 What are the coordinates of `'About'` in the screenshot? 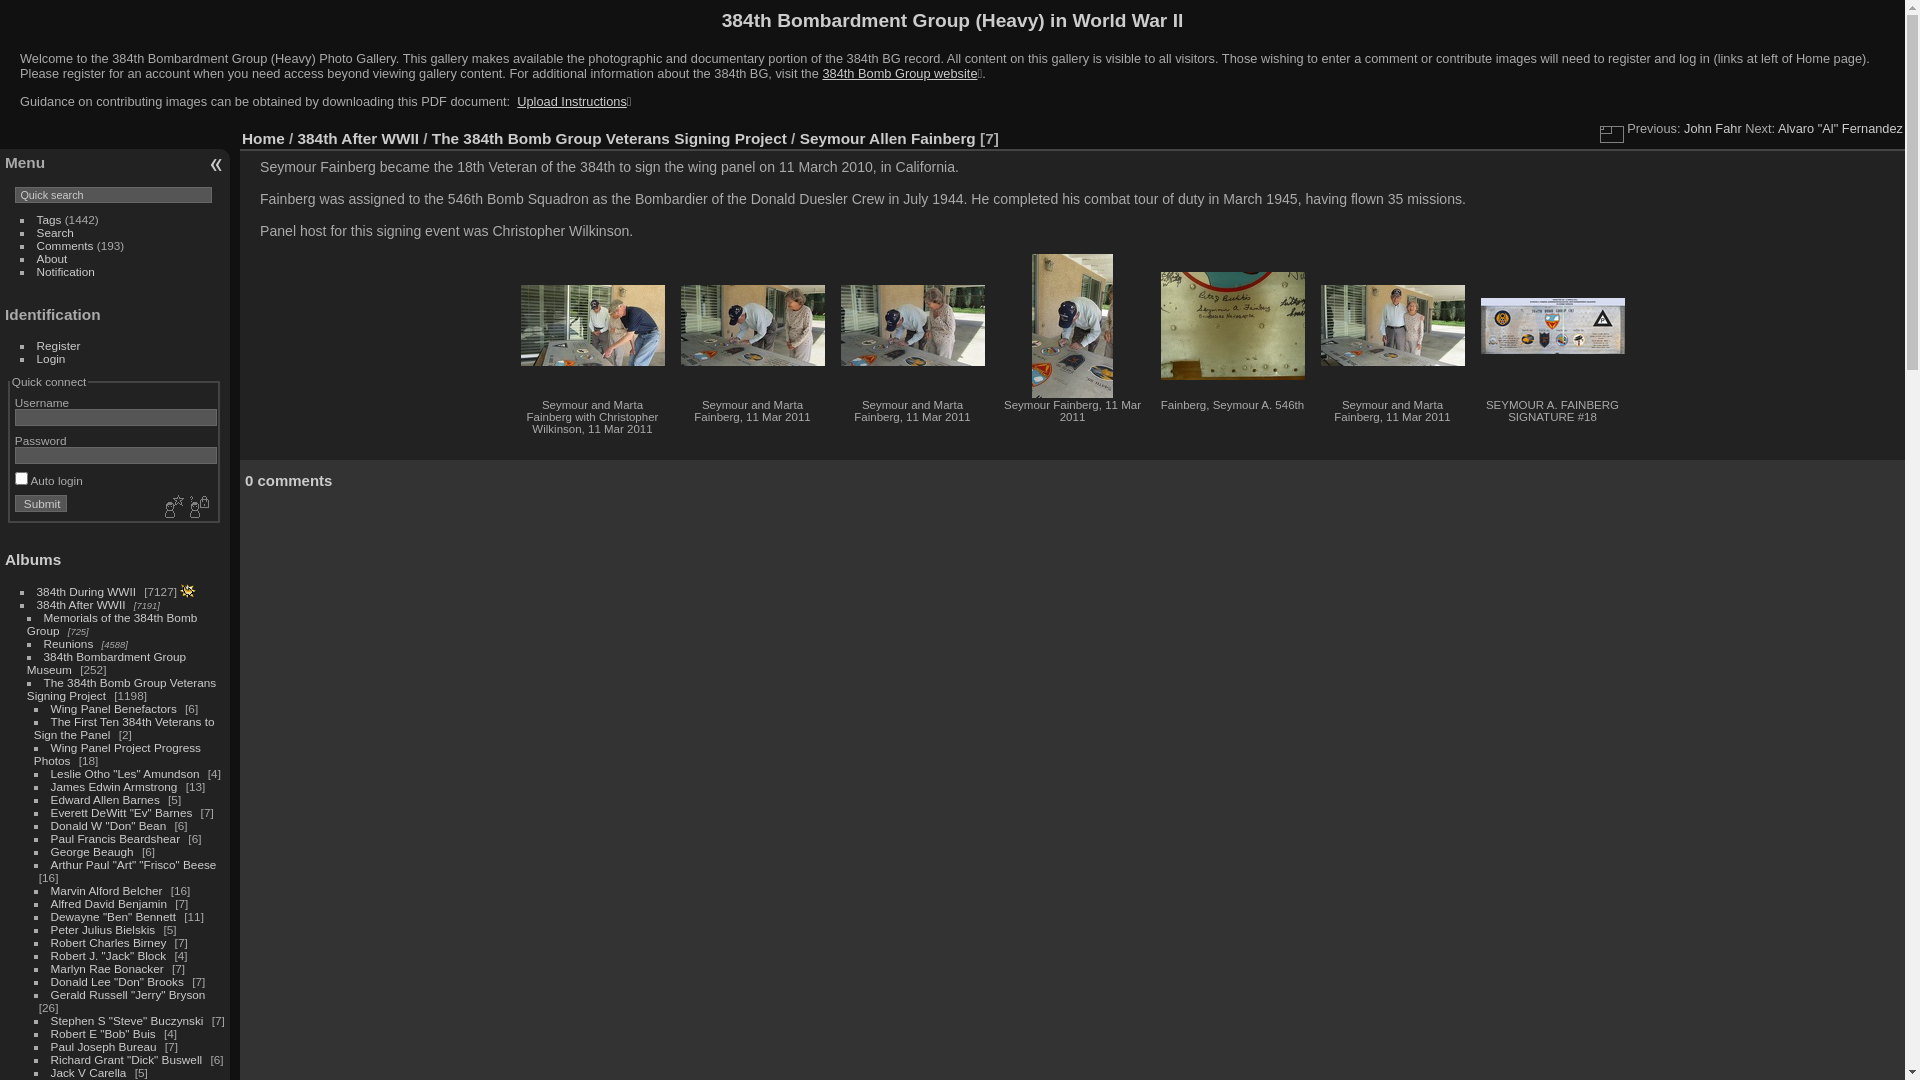 It's located at (52, 257).